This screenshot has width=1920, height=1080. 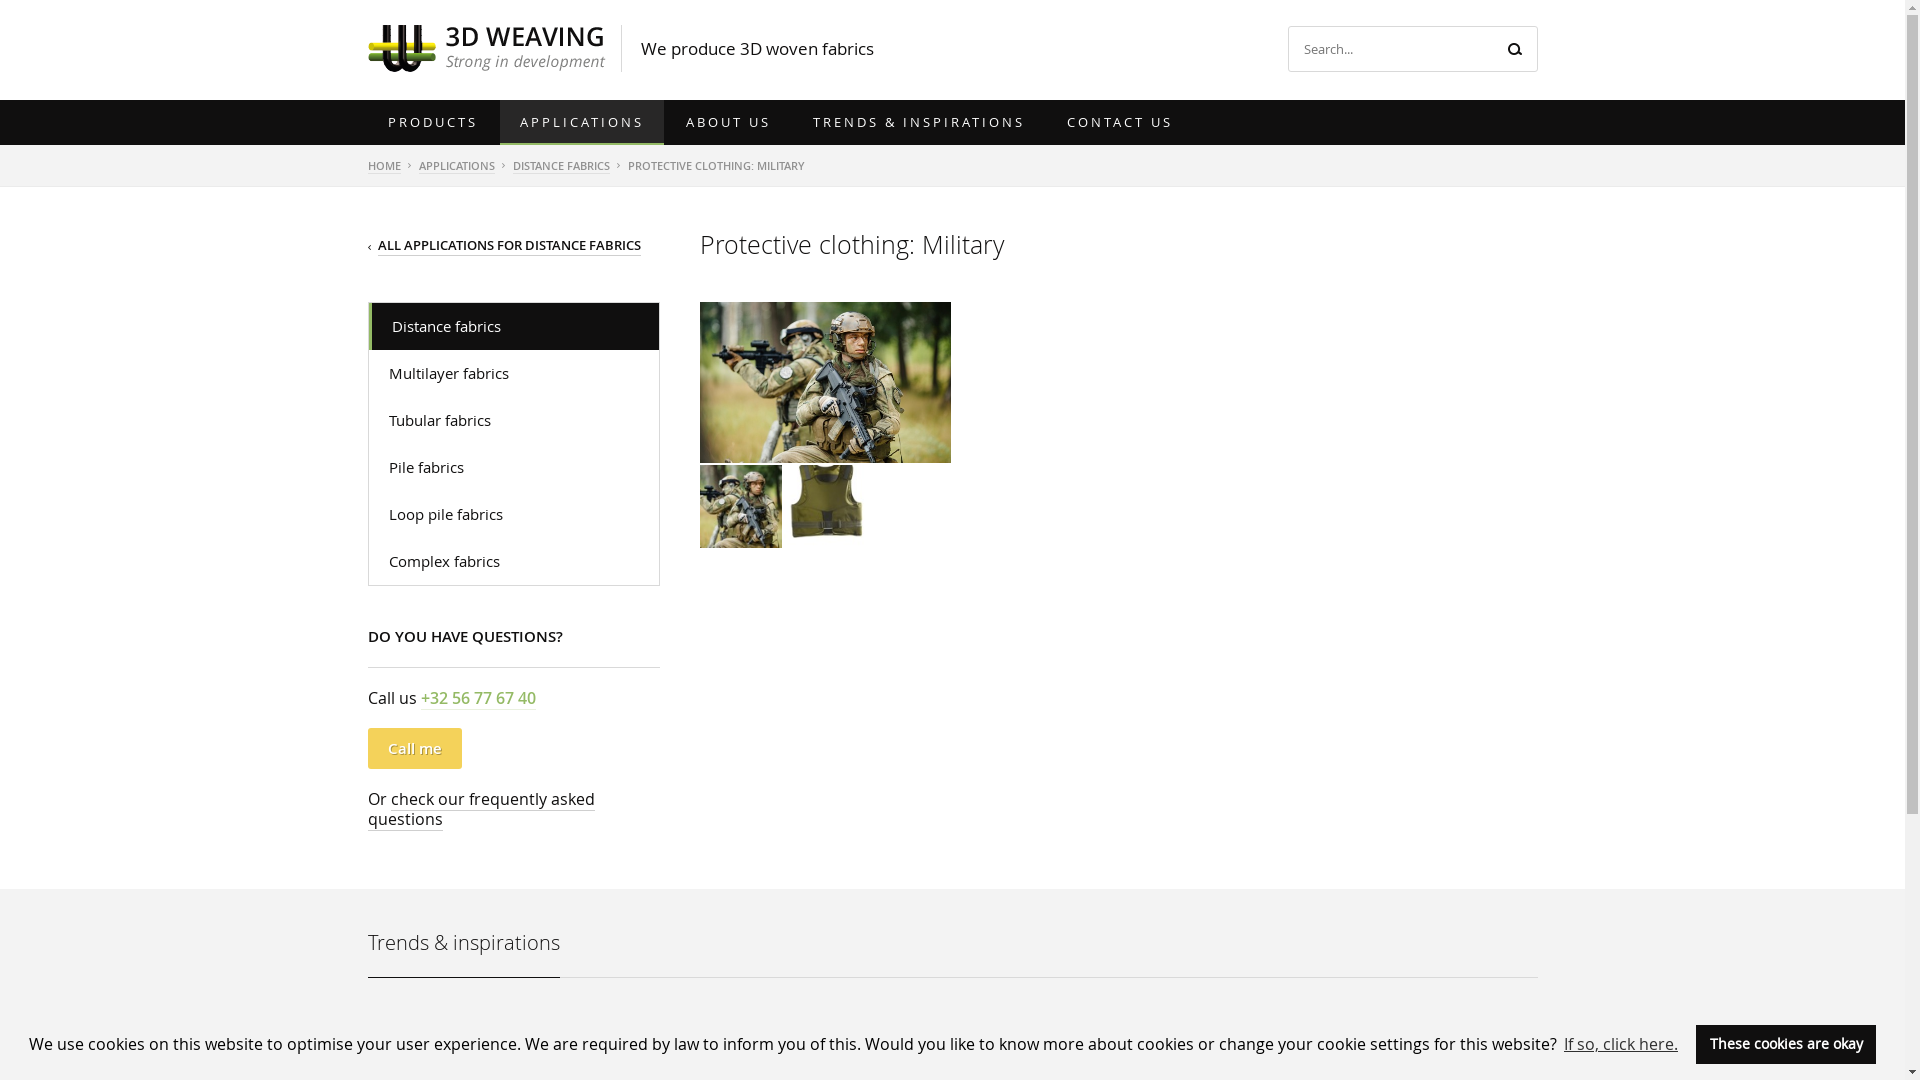 I want to click on 'ALL APPLICATIONS FOR DISTANCE FABRICS', so click(x=378, y=244).